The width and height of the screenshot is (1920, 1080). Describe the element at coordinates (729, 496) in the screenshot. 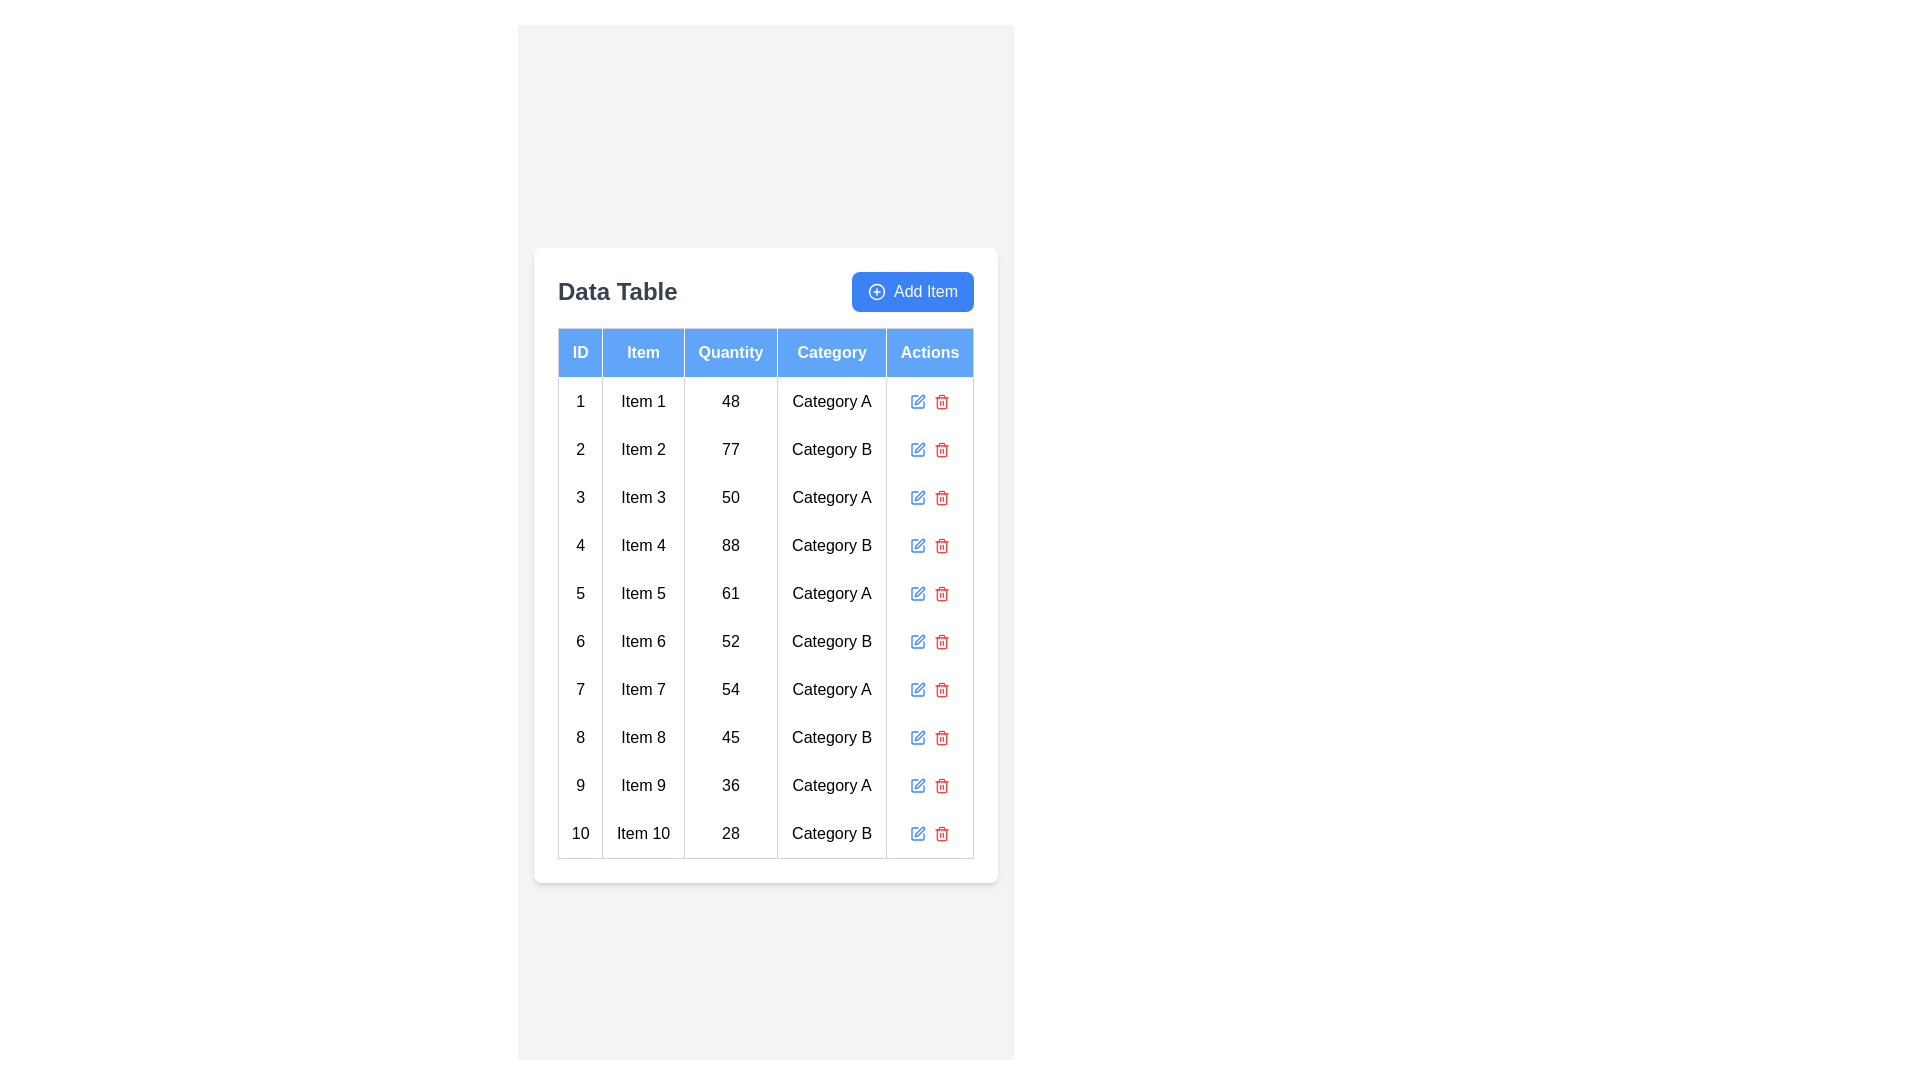

I see `the numerical text field displaying '50' in the 'Quantity' column of the table` at that location.